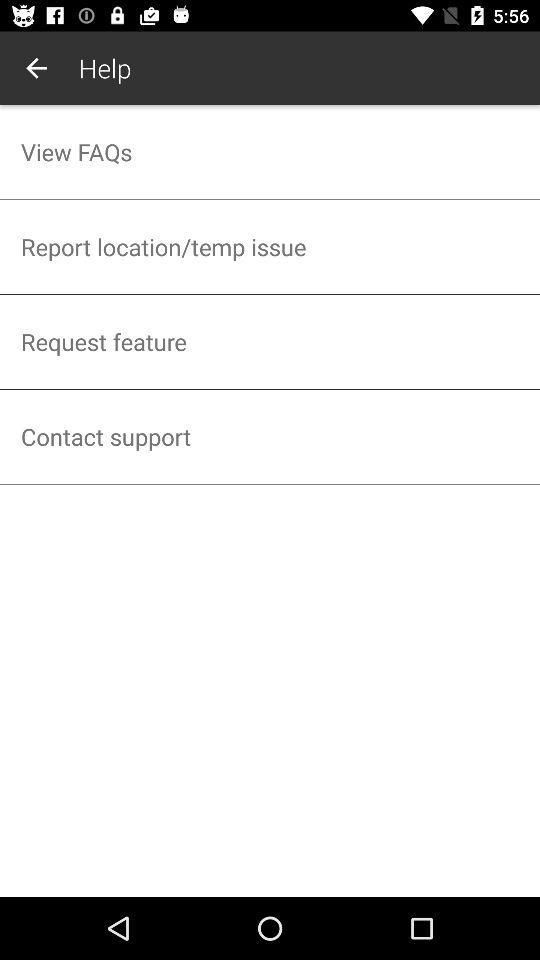 The image size is (540, 960). Describe the element at coordinates (270, 151) in the screenshot. I see `view faqs item` at that location.